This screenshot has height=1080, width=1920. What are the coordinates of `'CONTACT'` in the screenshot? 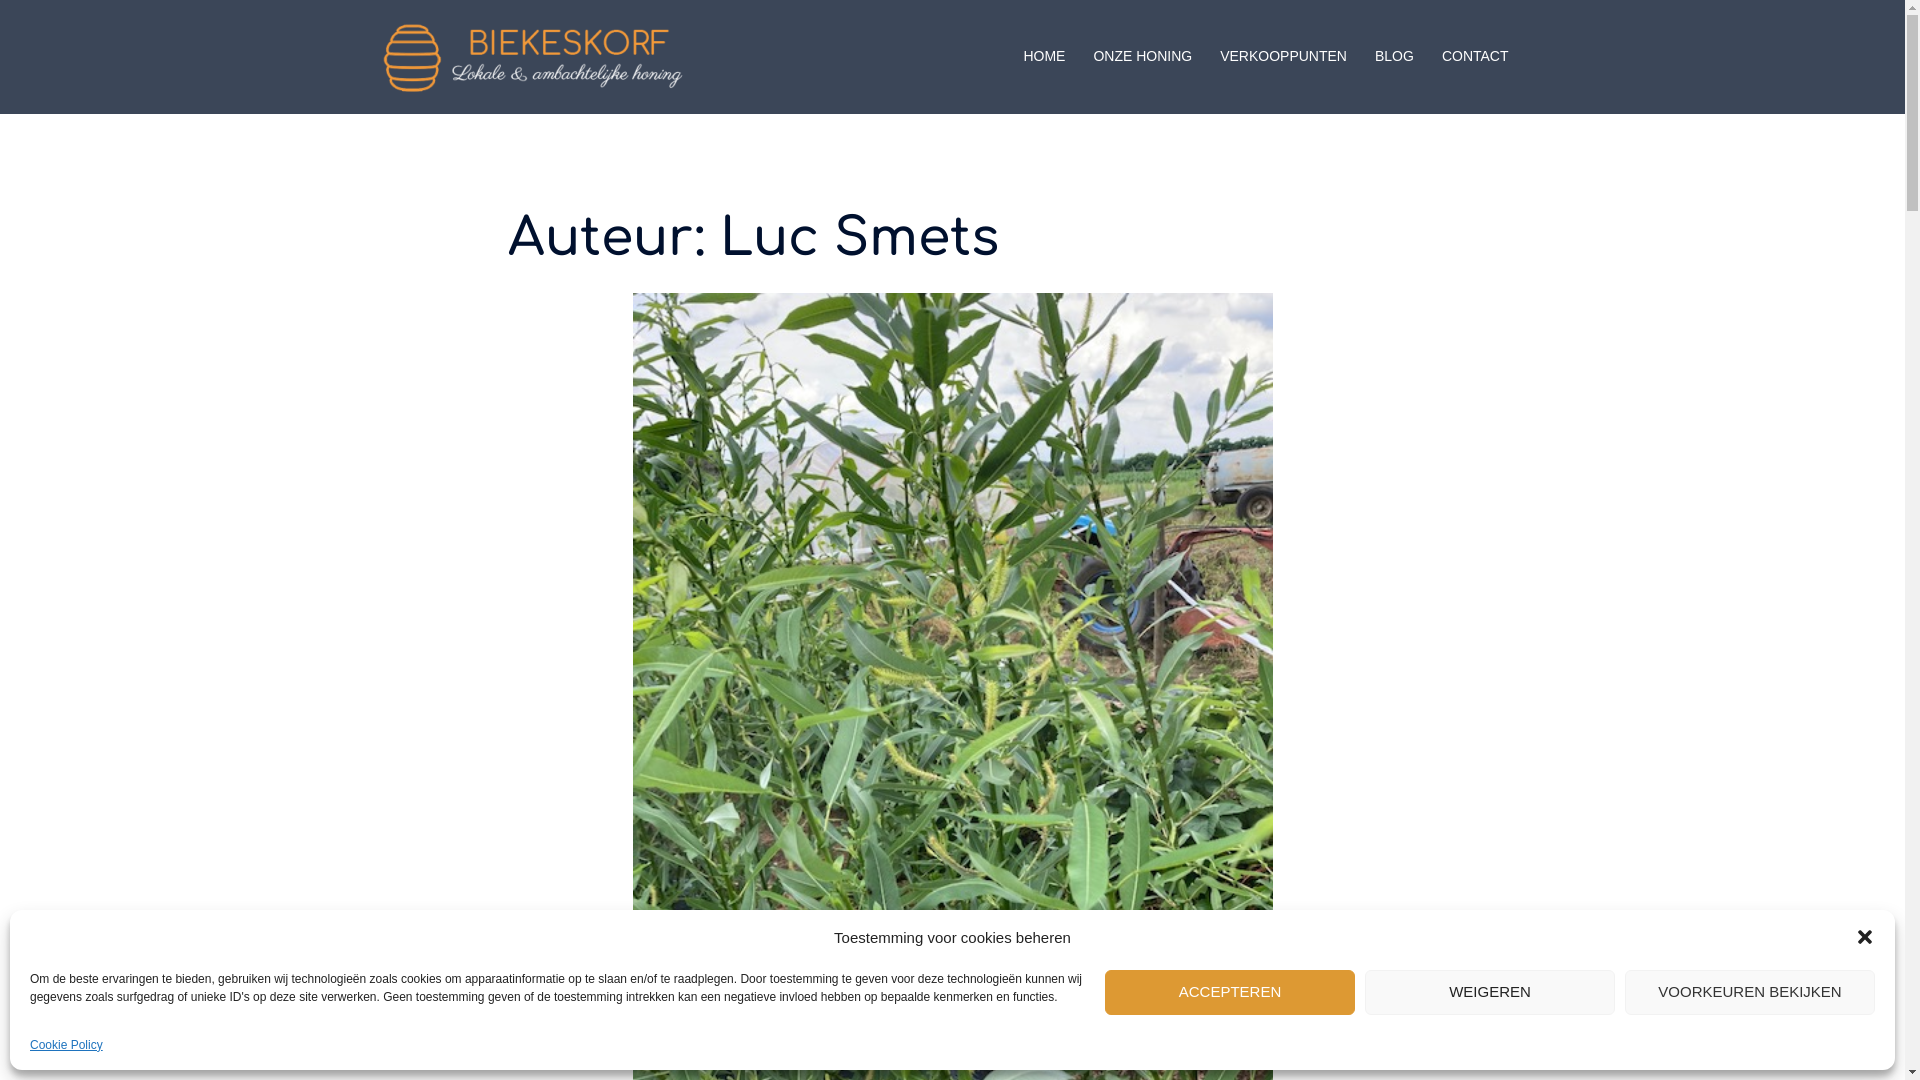 It's located at (1475, 56).